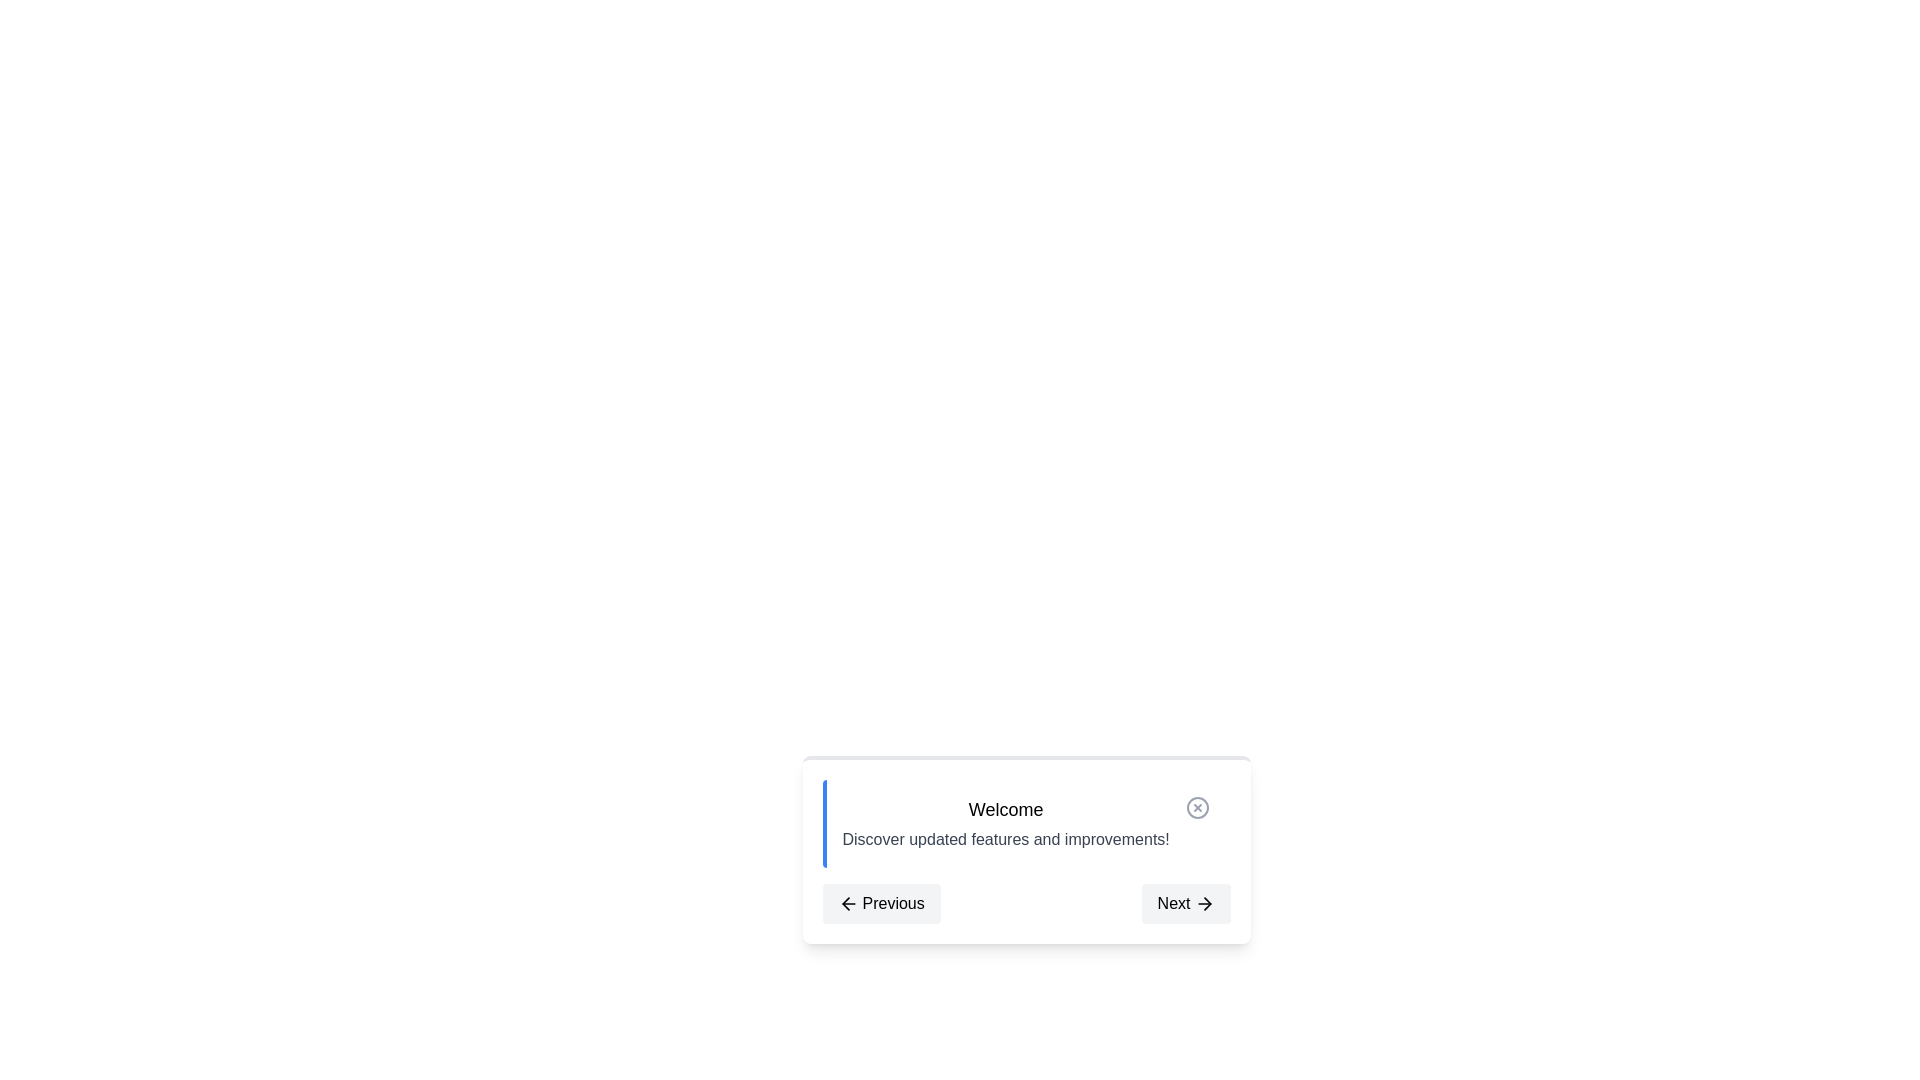 The width and height of the screenshot is (1920, 1080). Describe the element at coordinates (1197, 806) in the screenshot. I see `the close button located in the top-right corner of the notification panel` at that location.